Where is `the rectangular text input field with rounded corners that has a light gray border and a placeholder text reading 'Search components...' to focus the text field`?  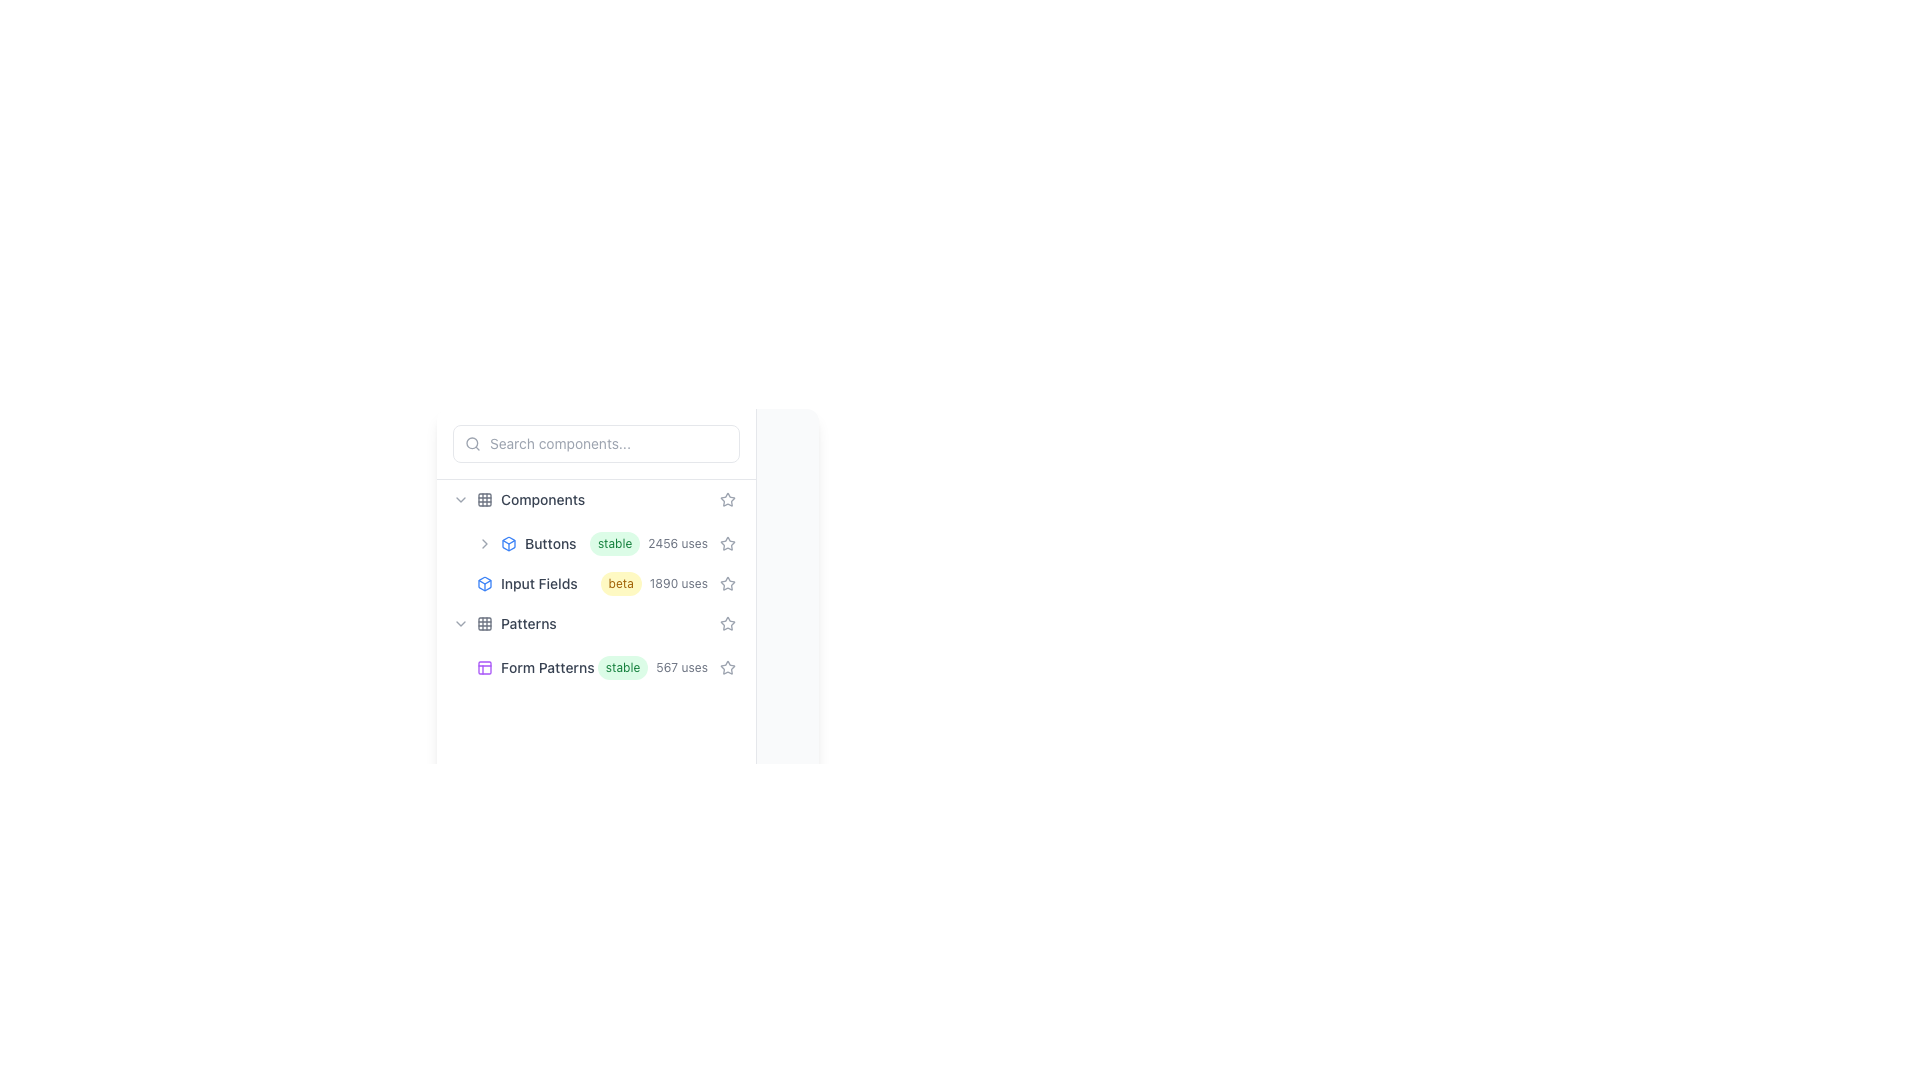
the rectangular text input field with rounded corners that has a light gray border and a placeholder text reading 'Search components...' to focus the text field is located at coordinates (595, 442).